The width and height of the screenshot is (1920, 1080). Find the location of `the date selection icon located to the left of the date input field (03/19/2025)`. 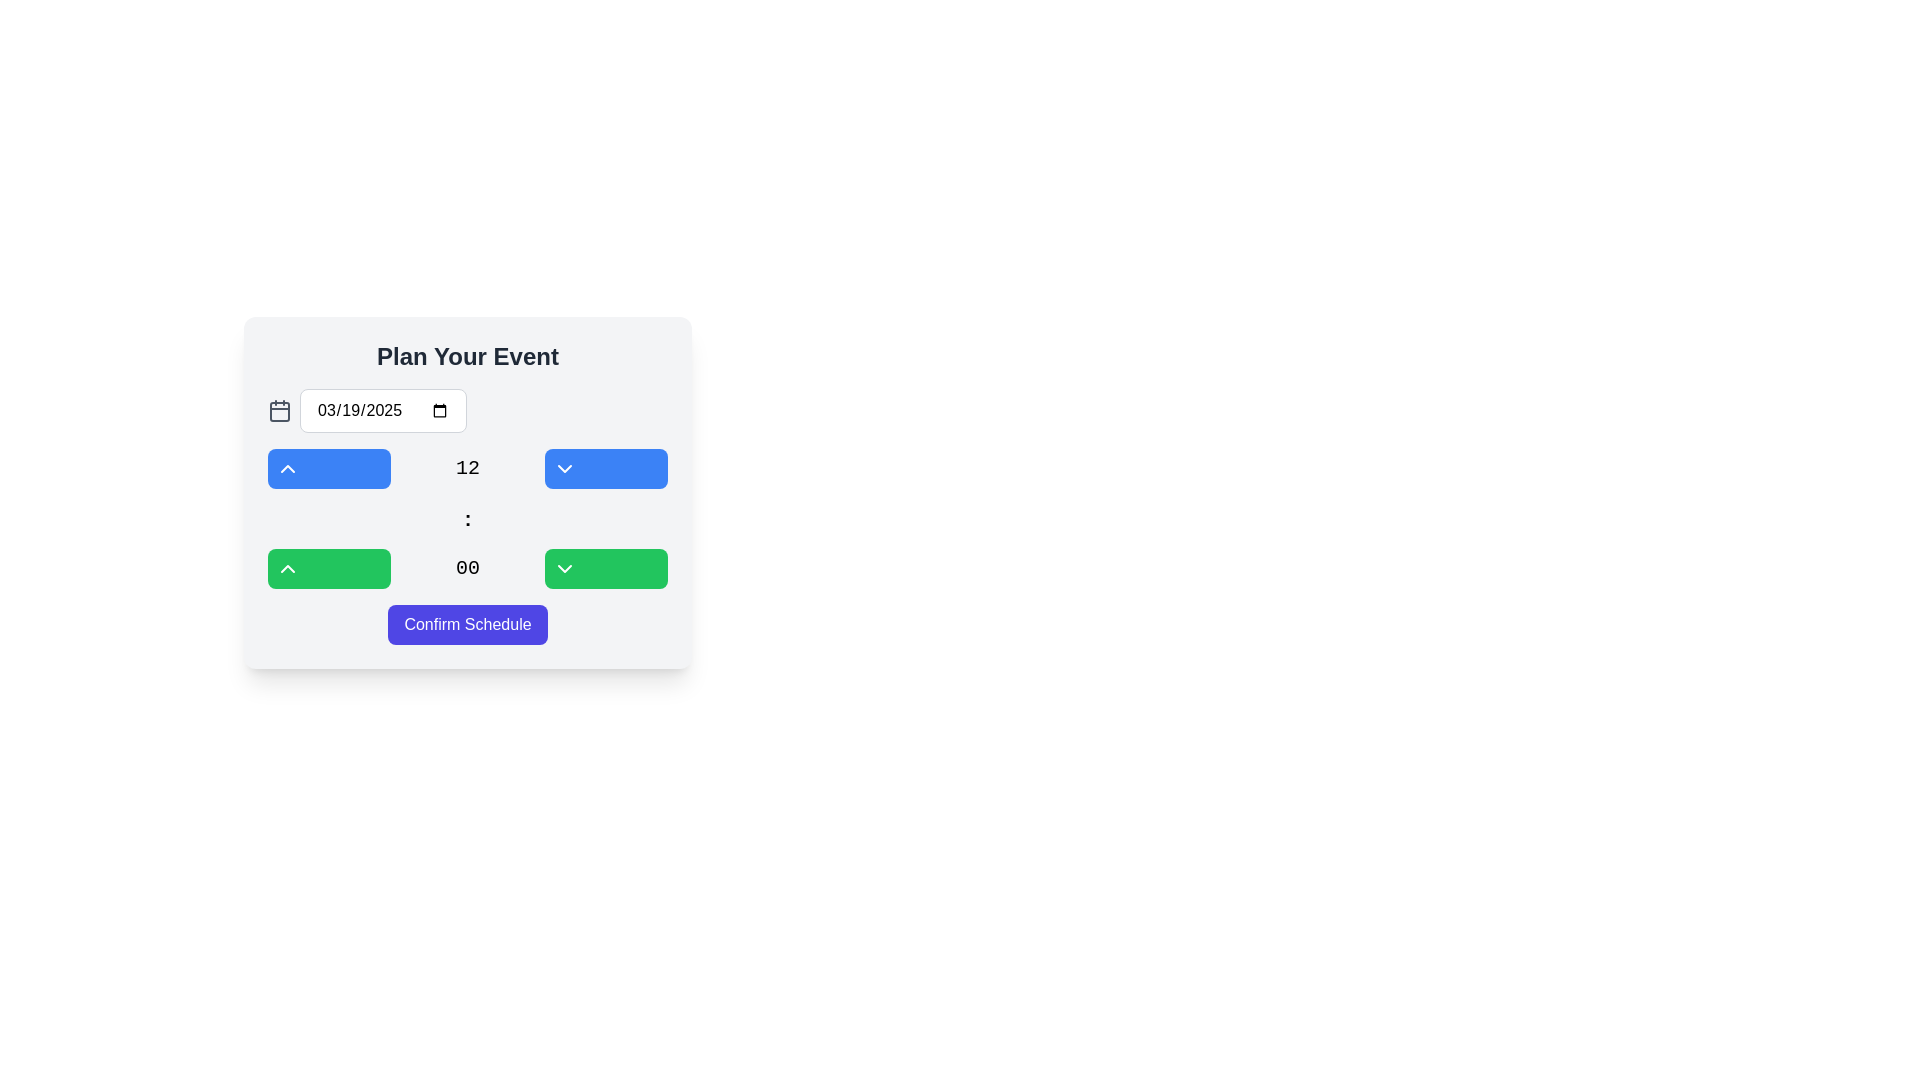

the date selection icon located to the left of the date input field (03/19/2025) is located at coordinates (278, 410).